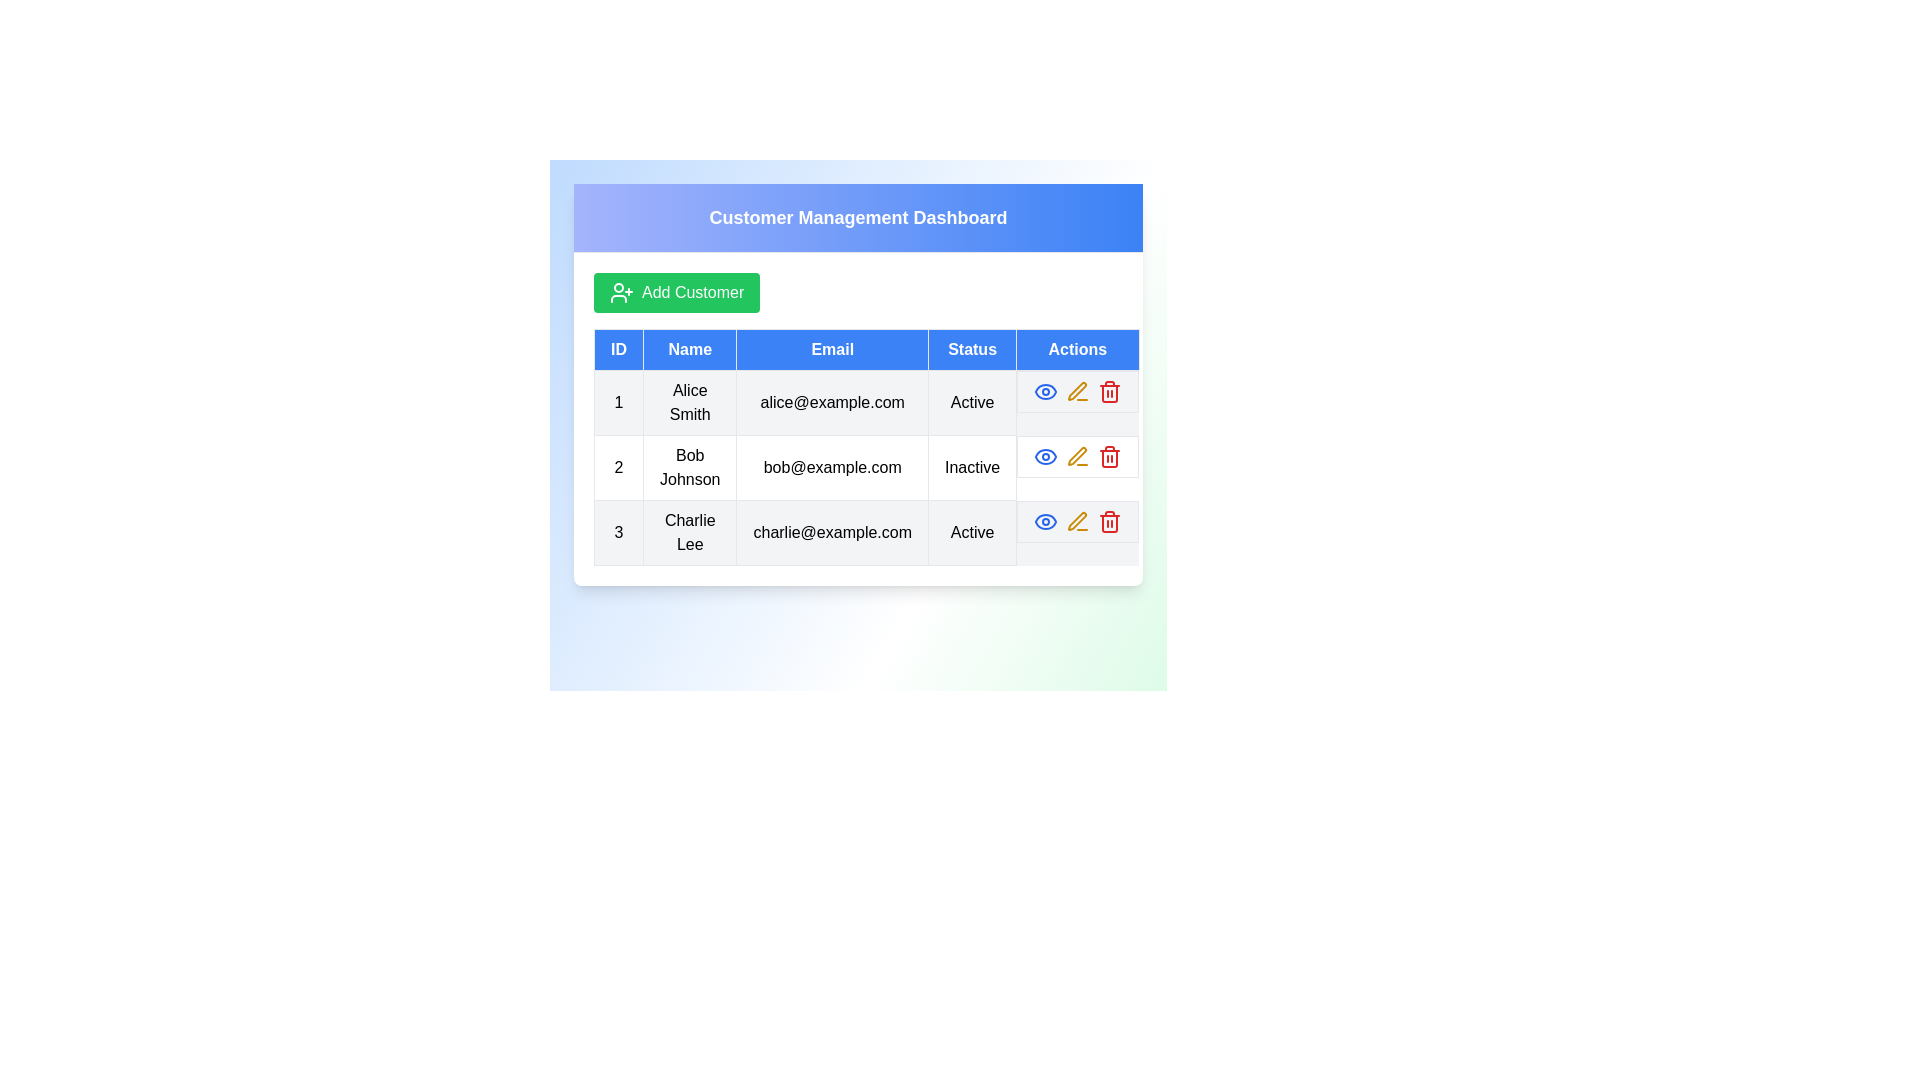 The image size is (1920, 1080). I want to click on the 'Edit' icon for the customer with ID 2, so click(1077, 456).